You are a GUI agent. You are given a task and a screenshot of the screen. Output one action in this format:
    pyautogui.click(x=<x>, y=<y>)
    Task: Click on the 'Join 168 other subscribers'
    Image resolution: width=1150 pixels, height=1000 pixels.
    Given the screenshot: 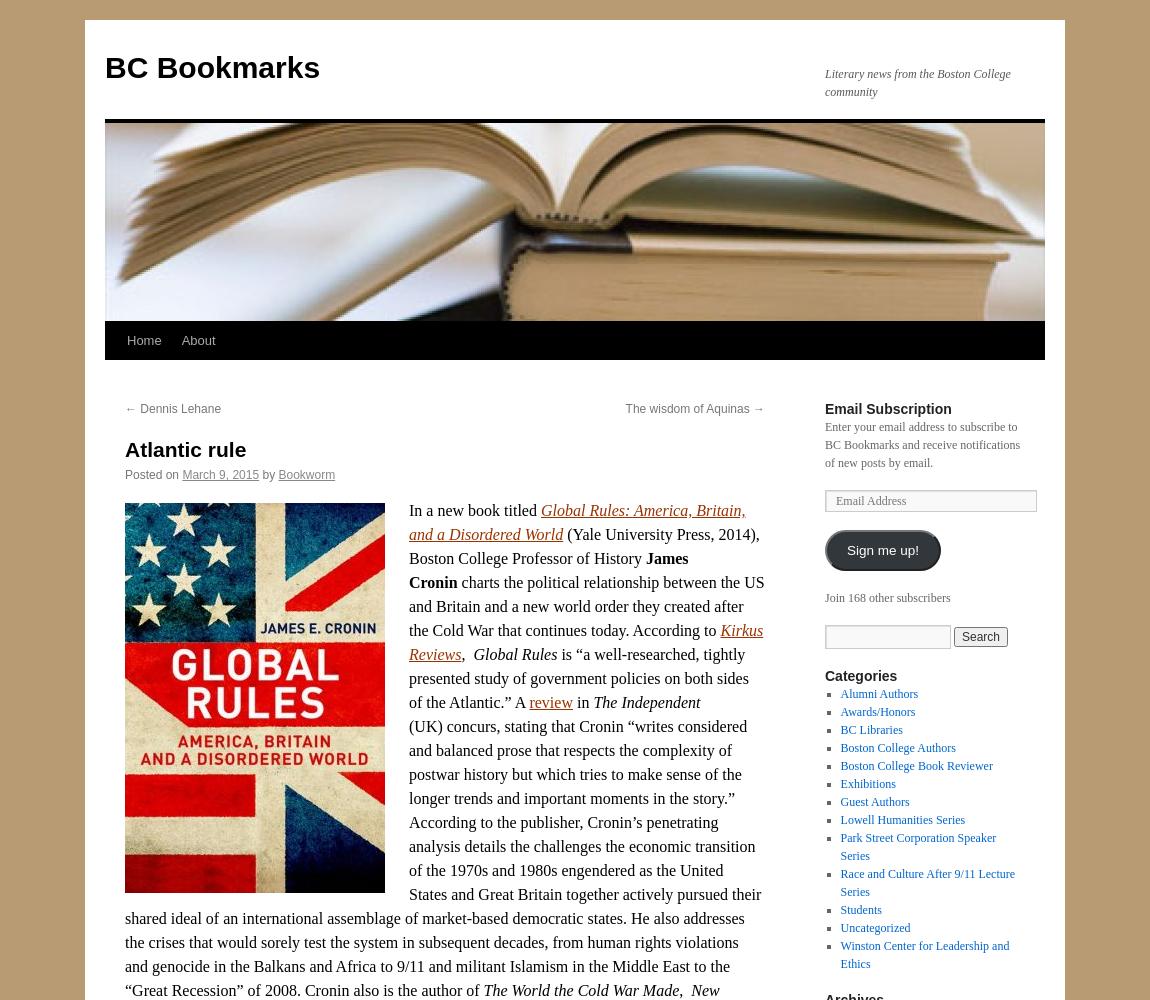 What is the action you would take?
    pyautogui.click(x=887, y=597)
    